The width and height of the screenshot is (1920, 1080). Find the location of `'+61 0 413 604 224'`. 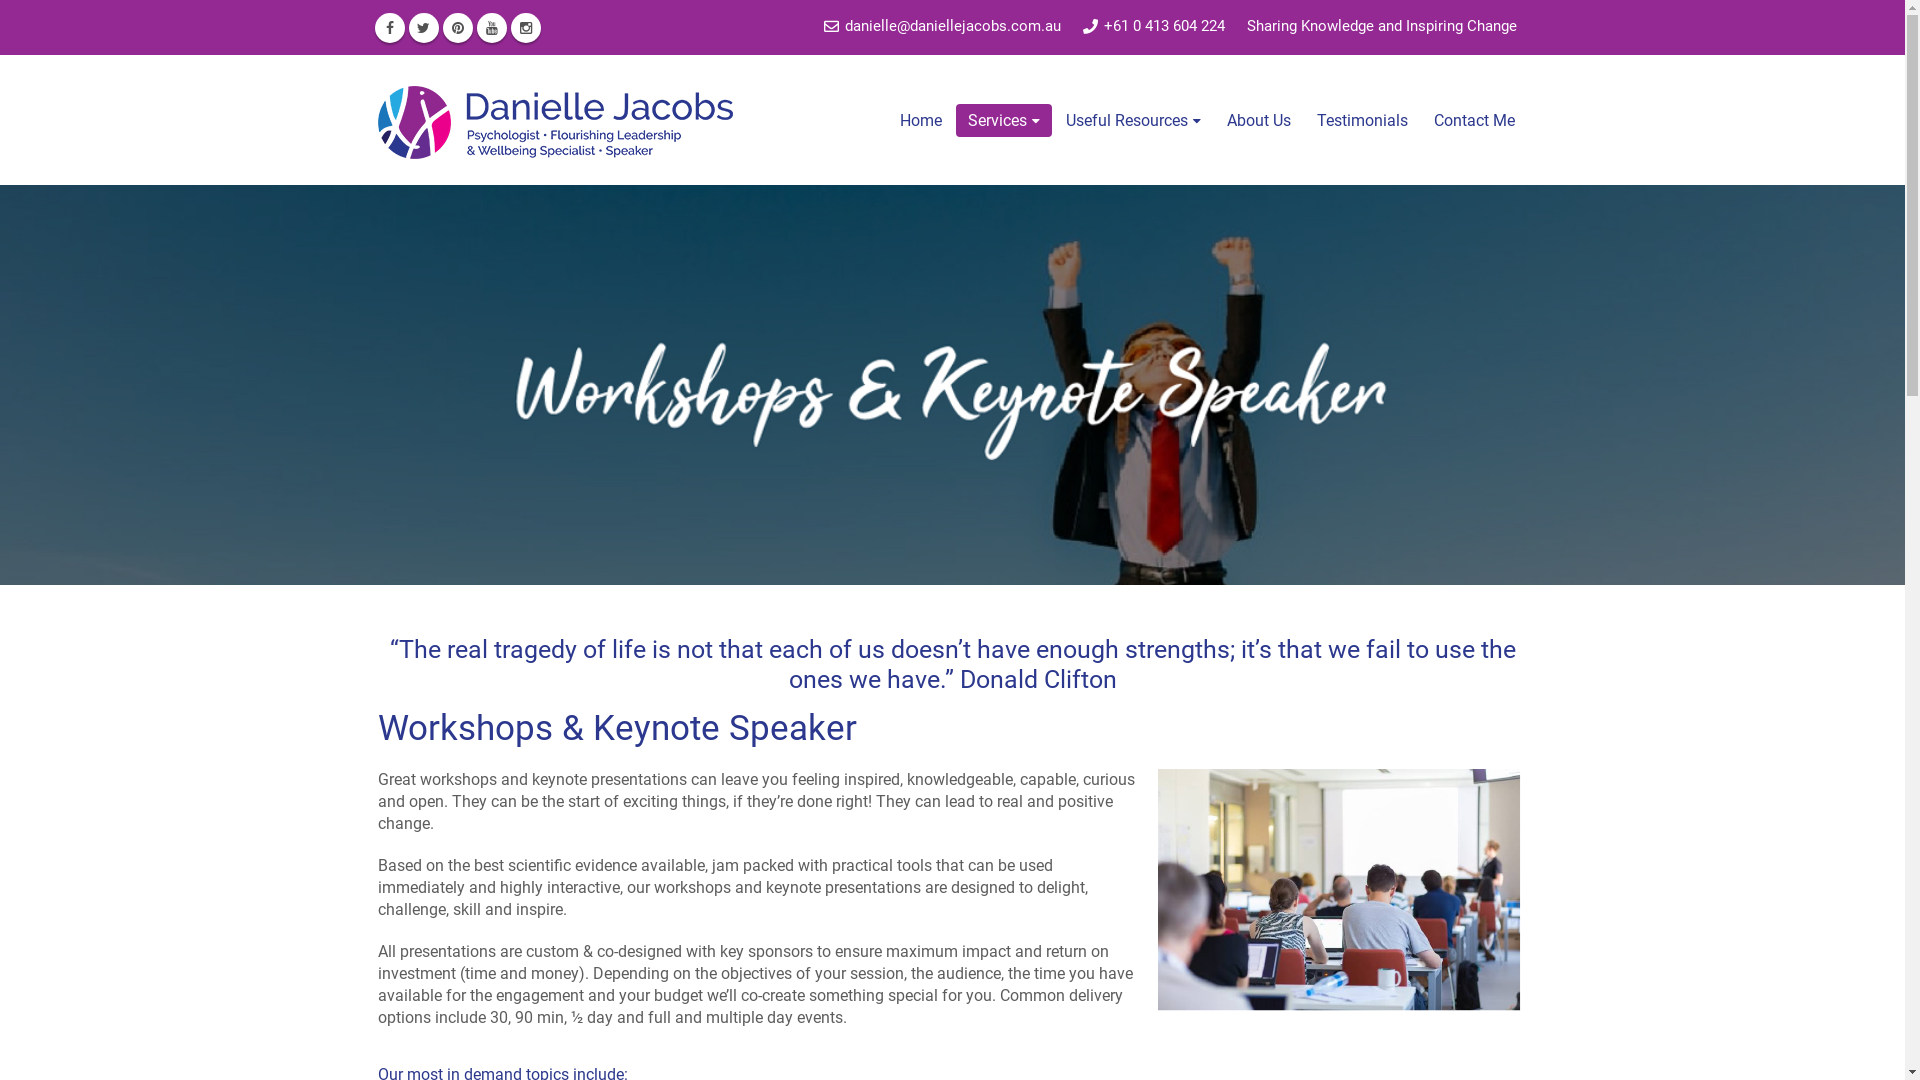

'+61 0 413 604 224' is located at coordinates (1153, 26).